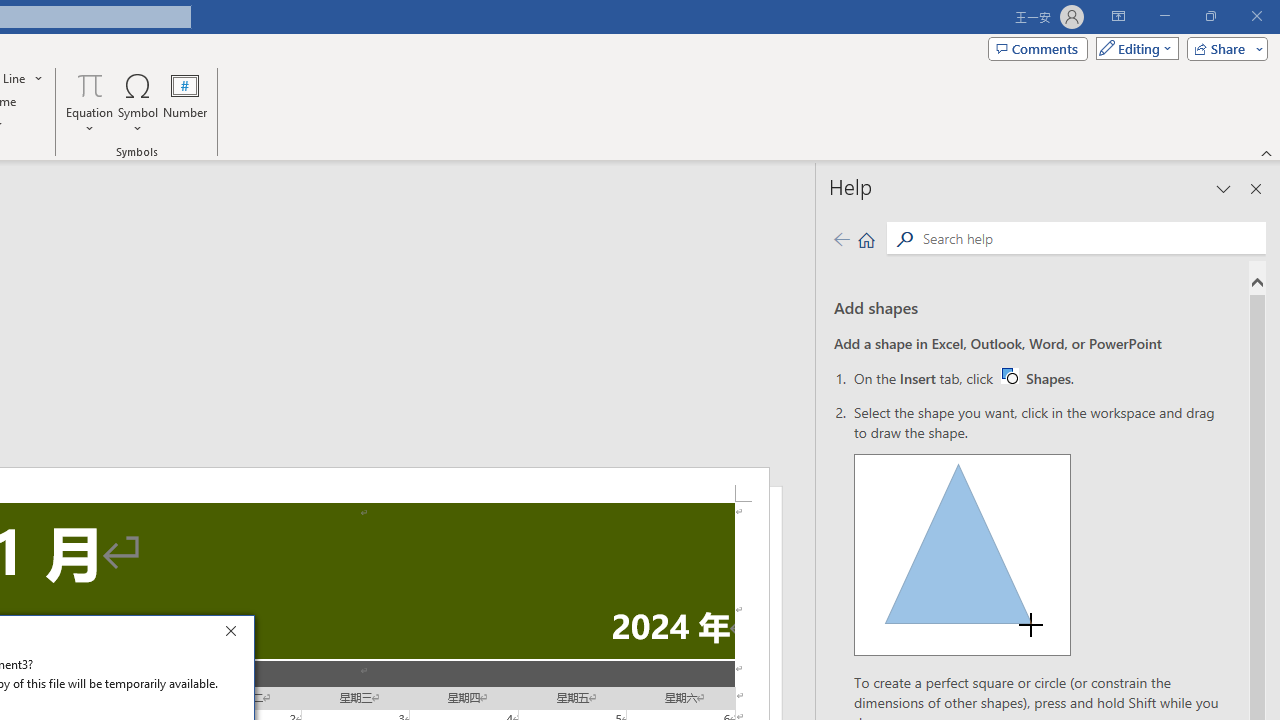 This screenshot has height=720, width=1280. What do you see at coordinates (1222, 47) in the screenshot?
I see `'Share'` at bounding box center [1222, 47].